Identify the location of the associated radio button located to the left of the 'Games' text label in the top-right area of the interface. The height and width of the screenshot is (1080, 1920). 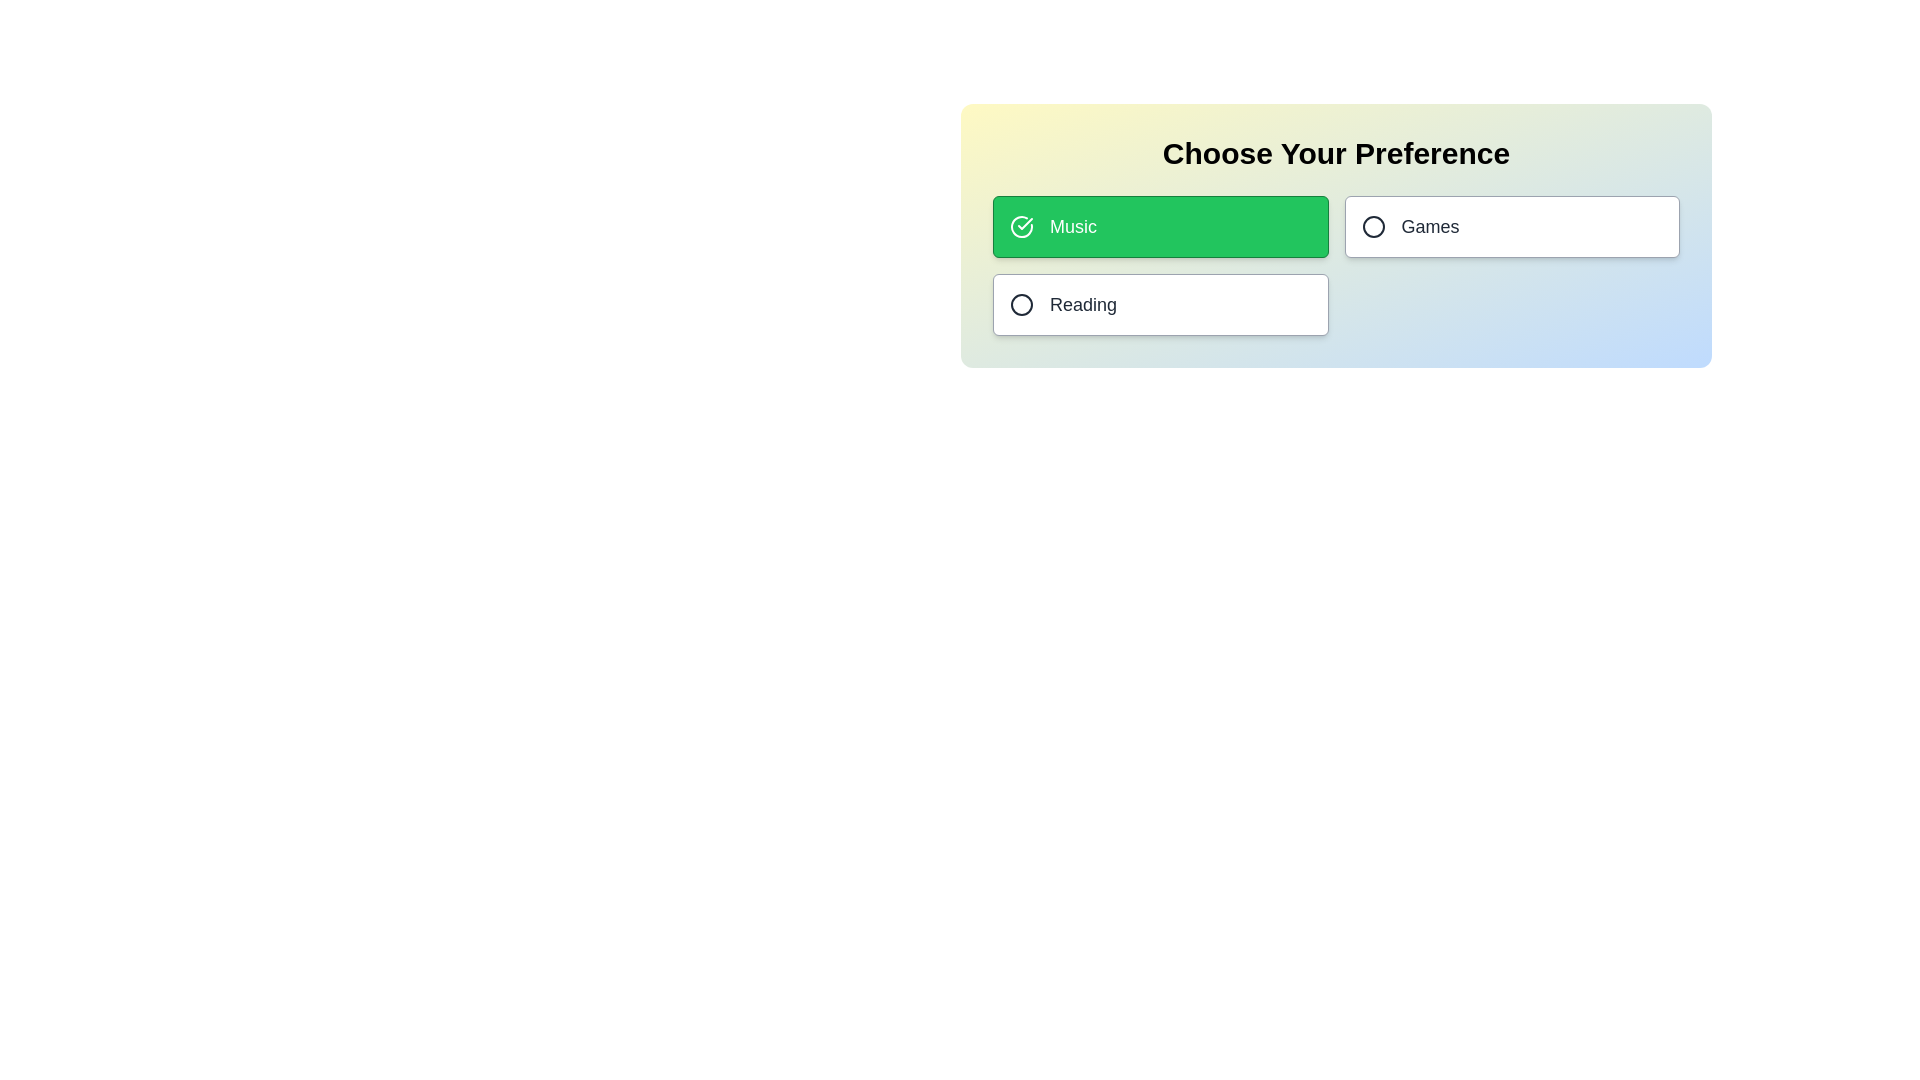
(1429, 226).